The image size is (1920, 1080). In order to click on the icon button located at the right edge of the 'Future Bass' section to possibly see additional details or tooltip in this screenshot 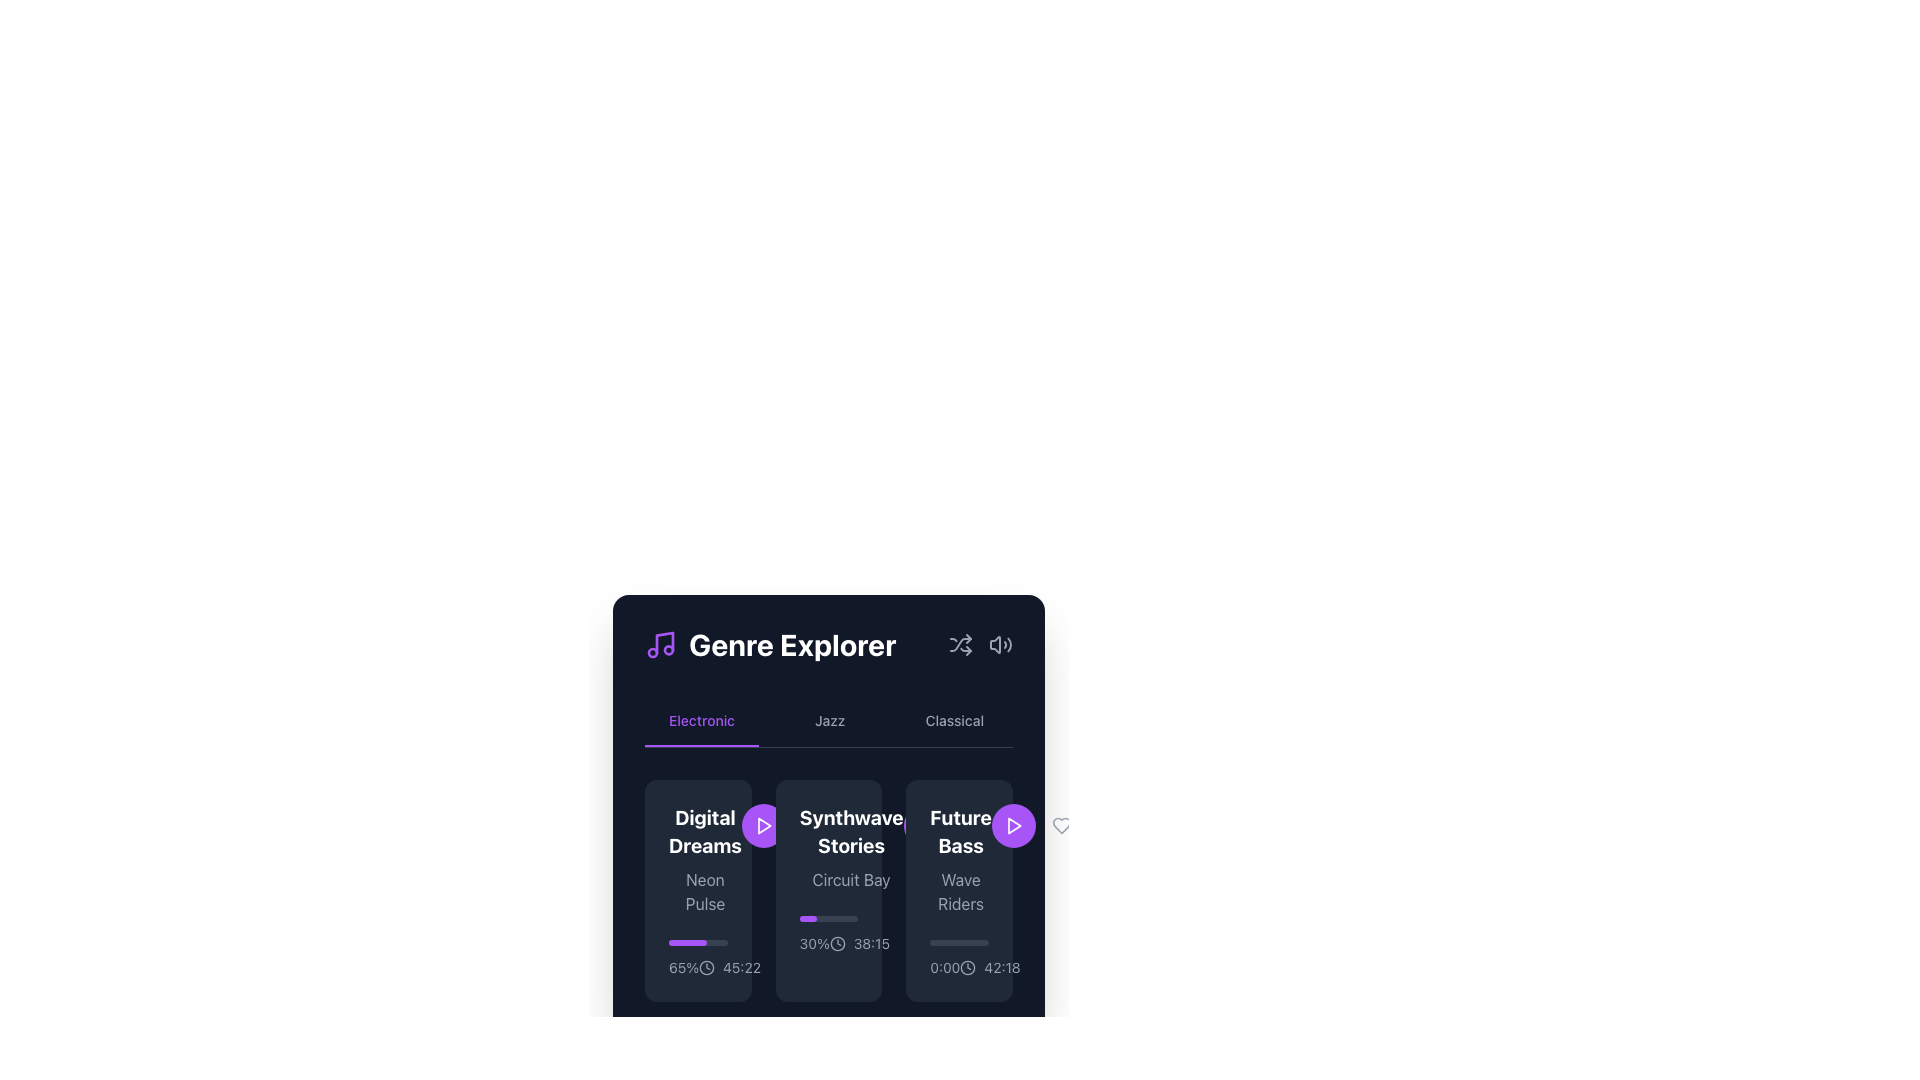, I will do `click(973, 825)`.